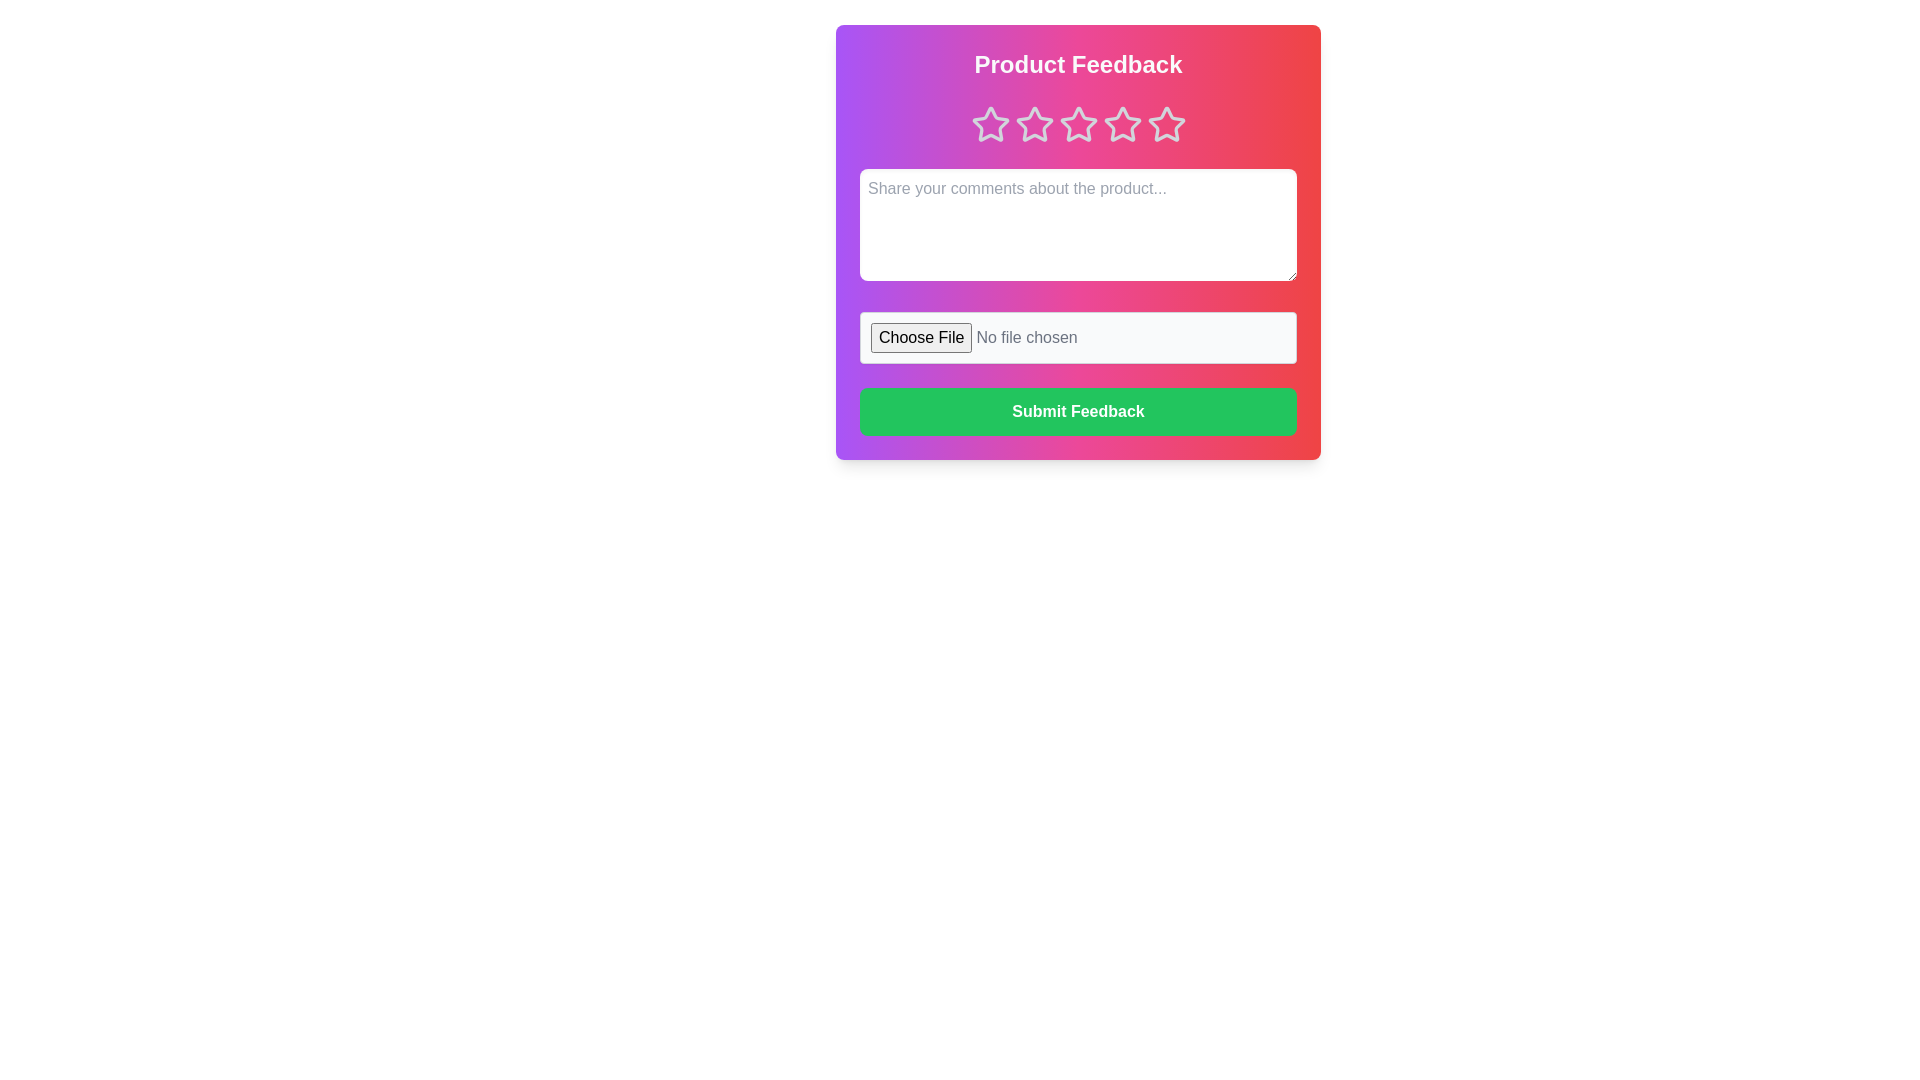  What do you see at coordinates (1077, 411) in the screenshot?
I see `the 'Submit Feedback' button located at the bottom of the 'Product Feedback' form` at bounding box center [1077, 411].